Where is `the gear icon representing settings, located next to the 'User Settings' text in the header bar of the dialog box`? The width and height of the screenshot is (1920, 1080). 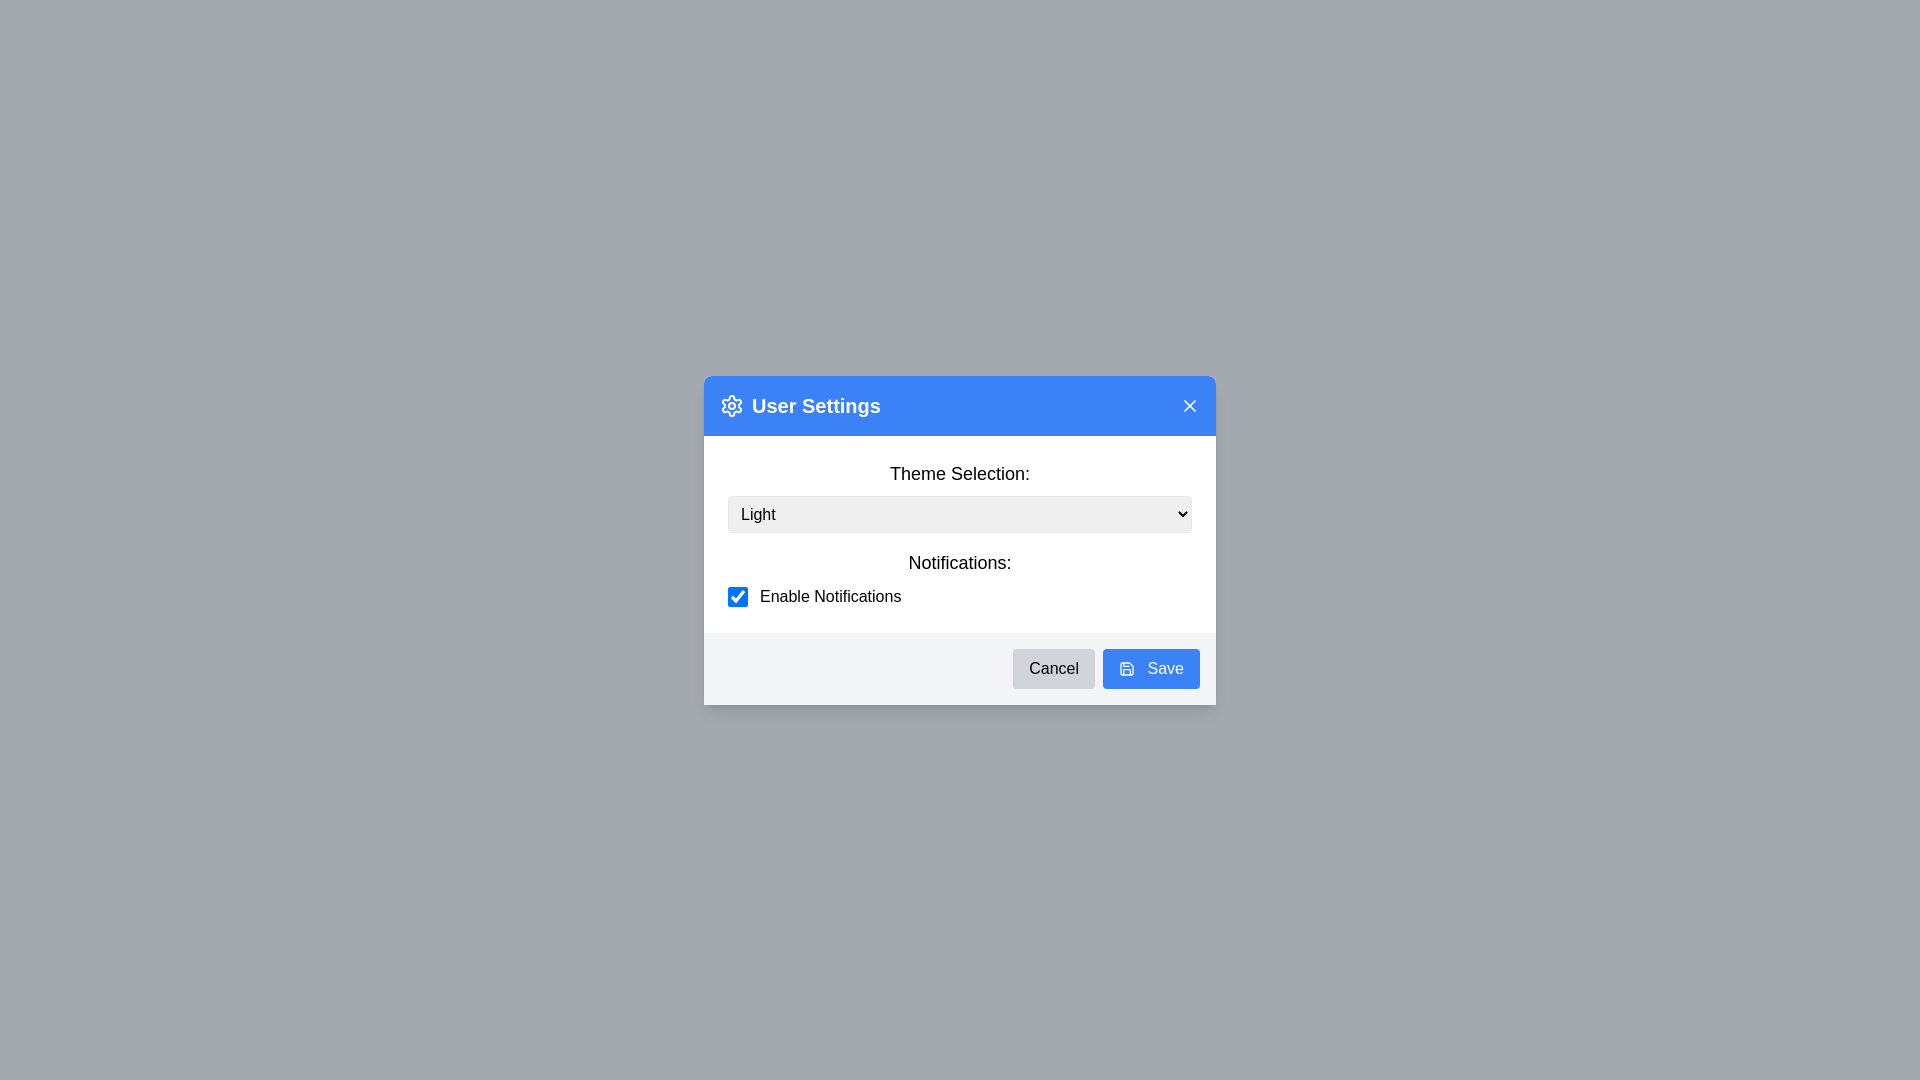 the gear icon representing settings, located next to the 'User Settings' text in the header bar of the dialog box is located at coordinates (730, 405).